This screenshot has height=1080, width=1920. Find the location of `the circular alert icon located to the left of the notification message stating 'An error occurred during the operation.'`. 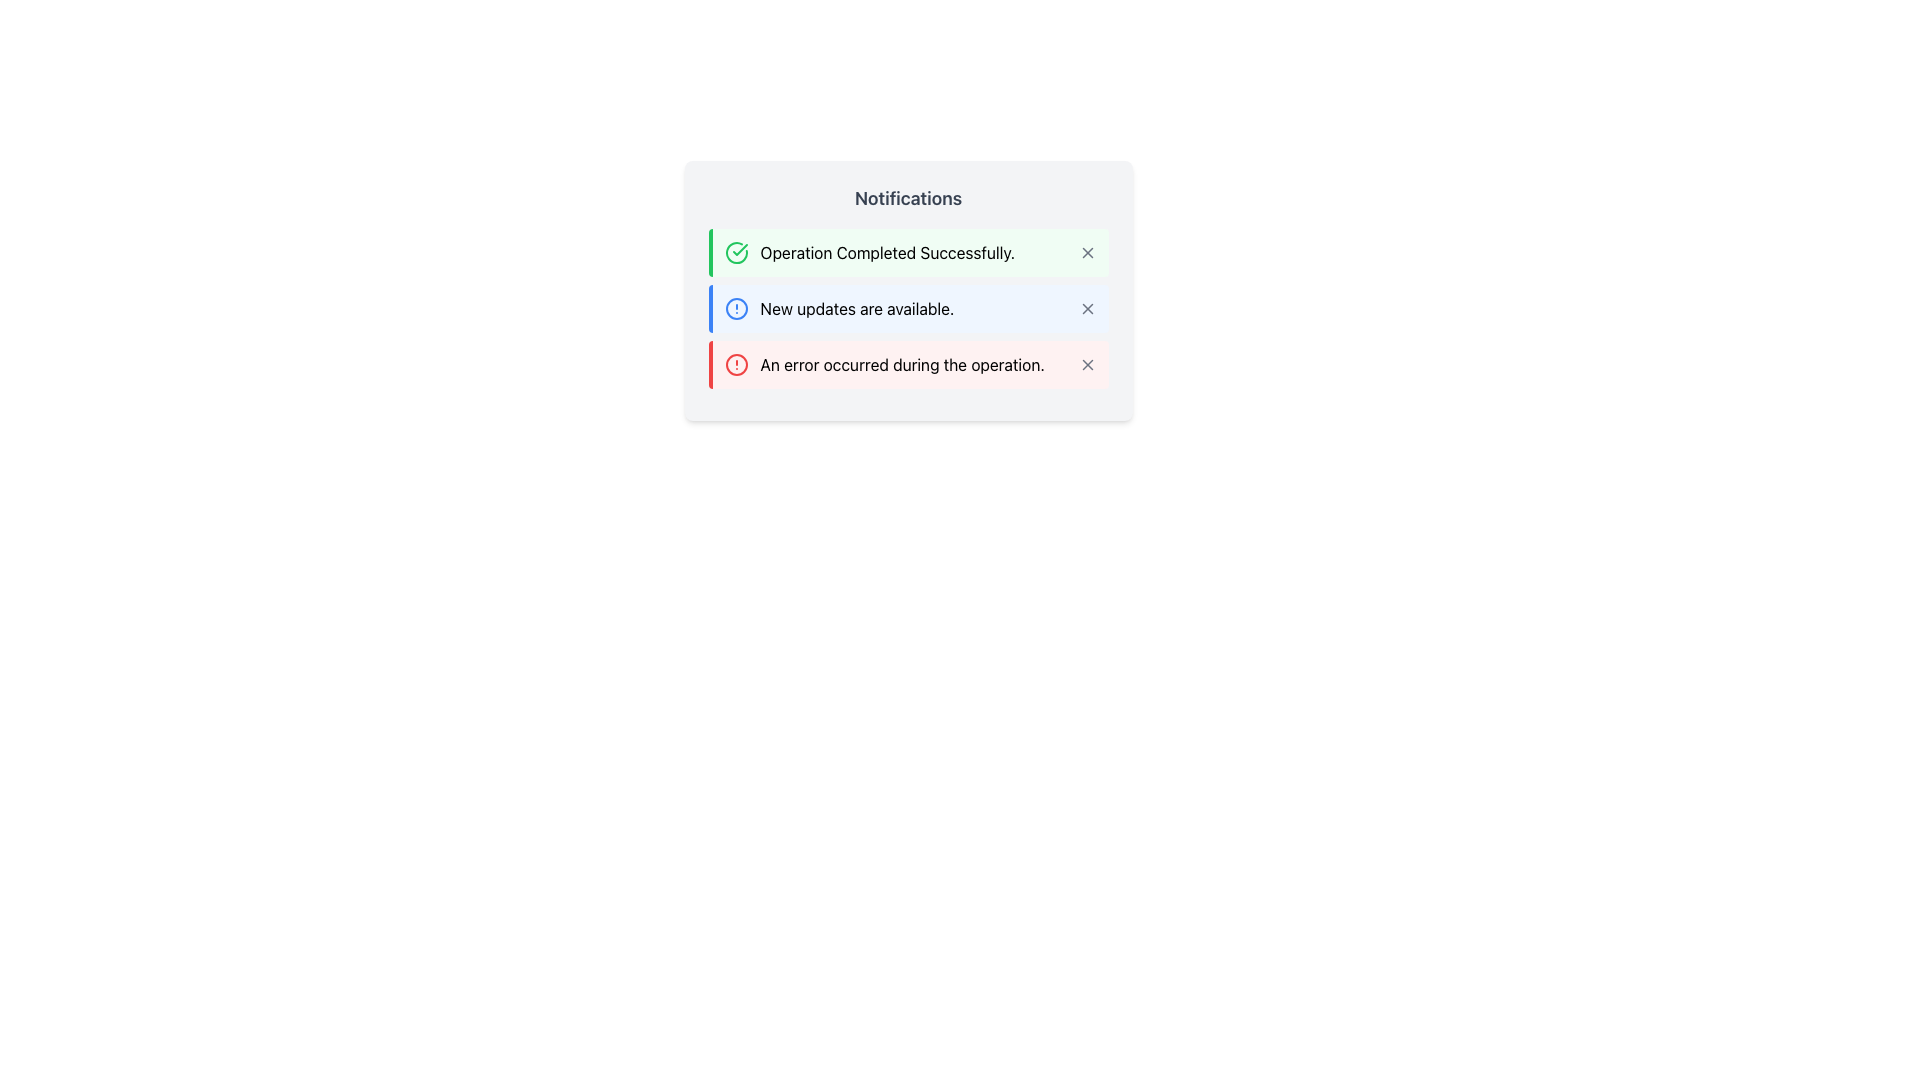

the circular alert icon located to the left of the notification message stating 'An error occurred during the operation.' is located at coordinates (735, 365).